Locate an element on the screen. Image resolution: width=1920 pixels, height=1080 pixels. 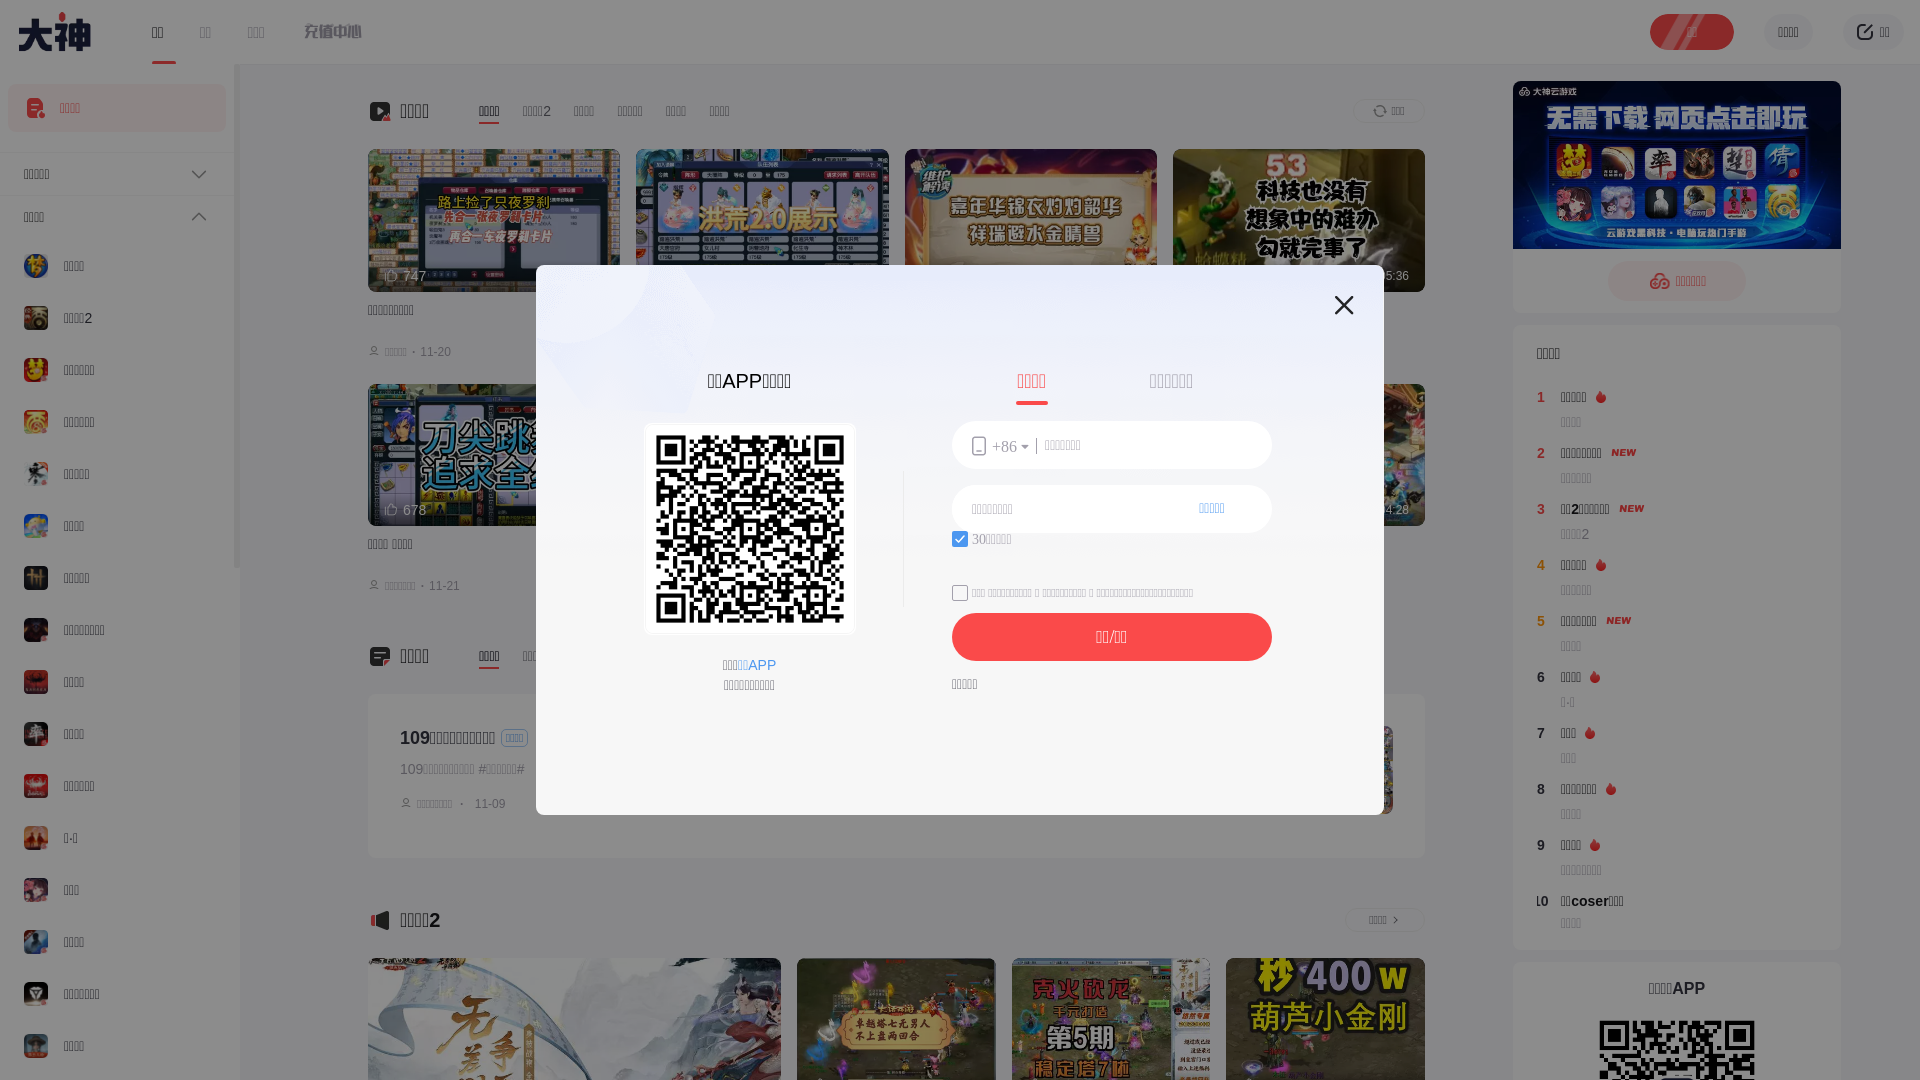
'678' is located at coordinates (403, 508).